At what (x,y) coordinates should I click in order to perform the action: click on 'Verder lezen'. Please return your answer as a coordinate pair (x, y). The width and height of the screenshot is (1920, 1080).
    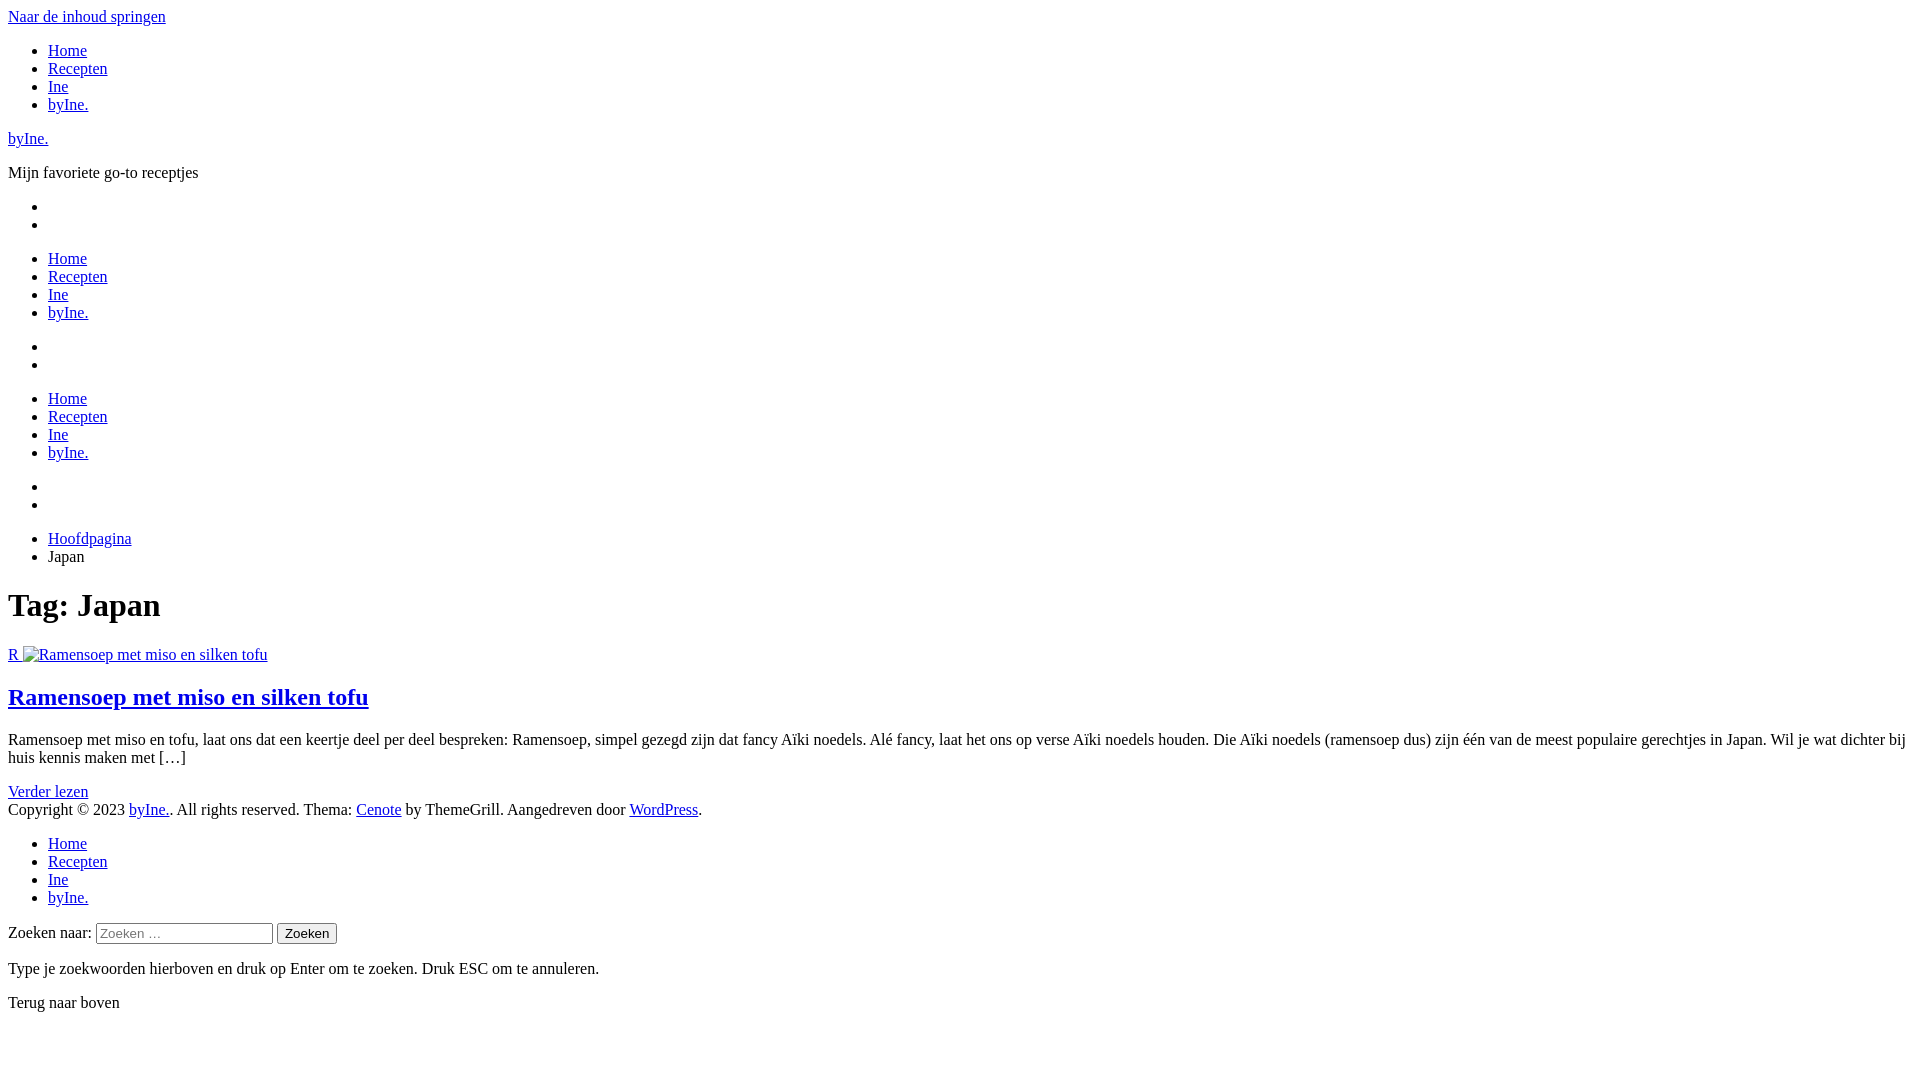
    Looking at the image, I should click on (48, 790).